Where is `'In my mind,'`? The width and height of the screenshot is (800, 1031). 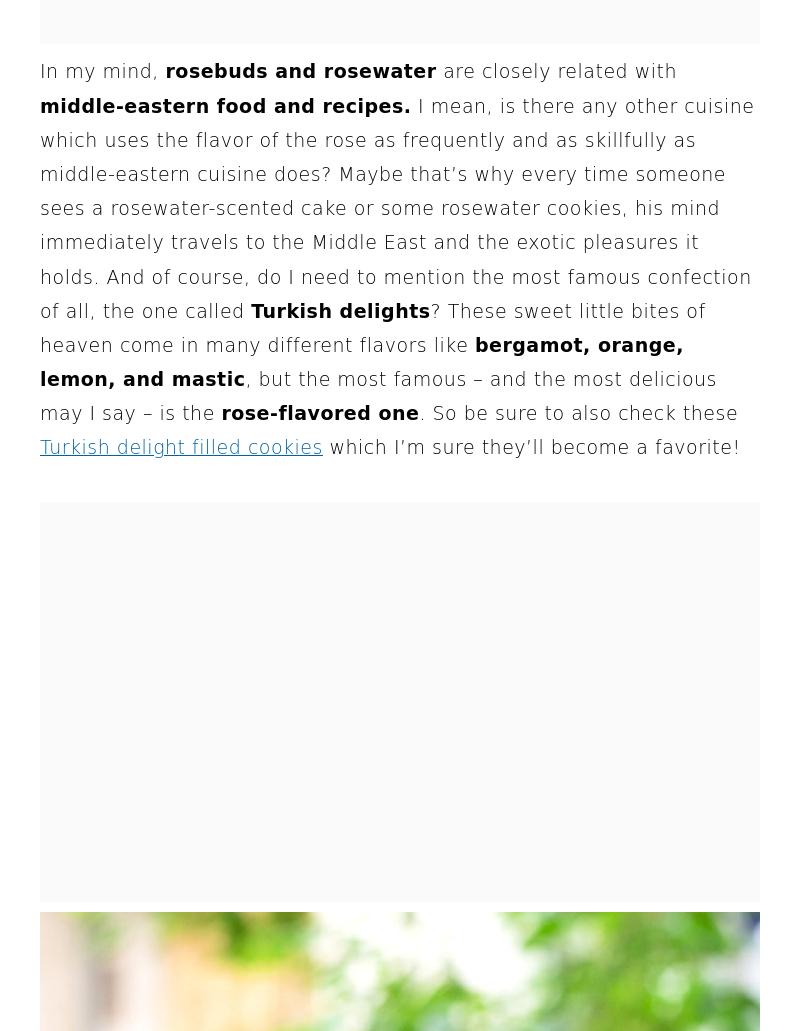 'In my mind,' is located at coordinates (101, 71).